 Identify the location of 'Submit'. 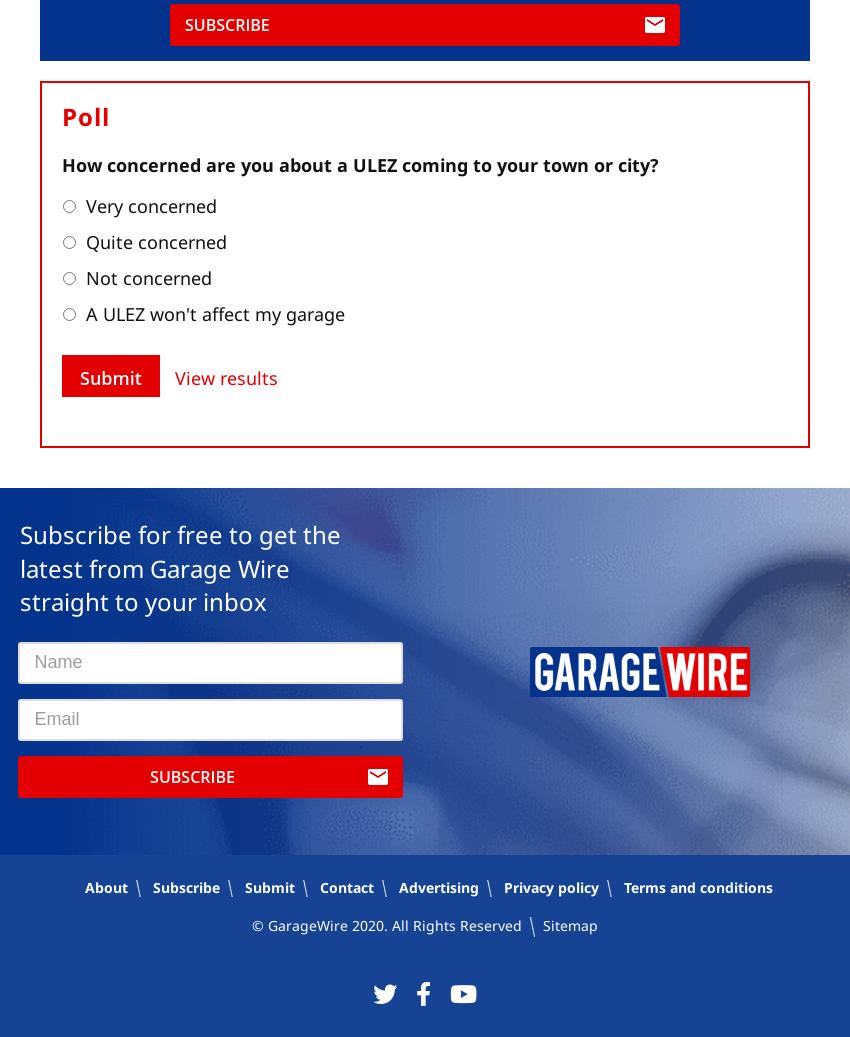
(268, 887).